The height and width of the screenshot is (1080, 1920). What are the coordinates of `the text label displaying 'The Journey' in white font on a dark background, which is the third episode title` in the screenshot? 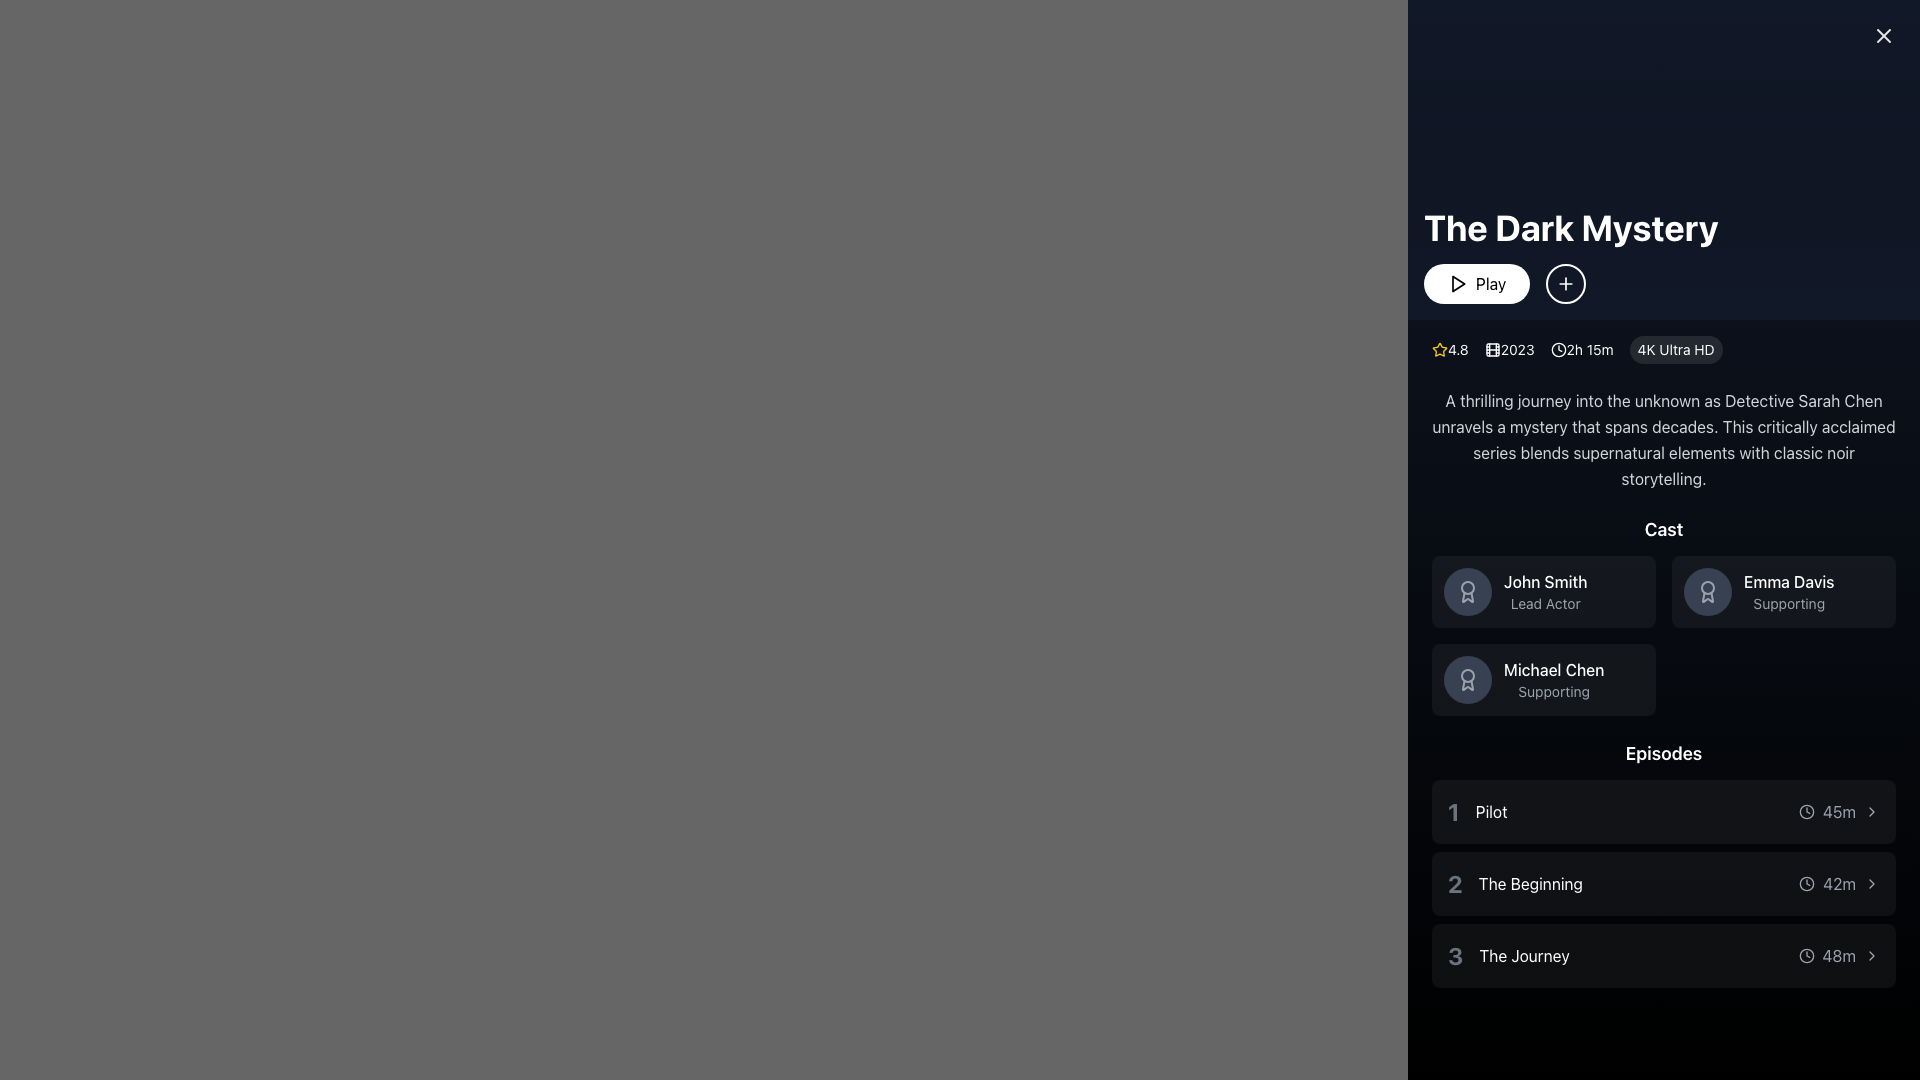 It's located at (1523, 955).